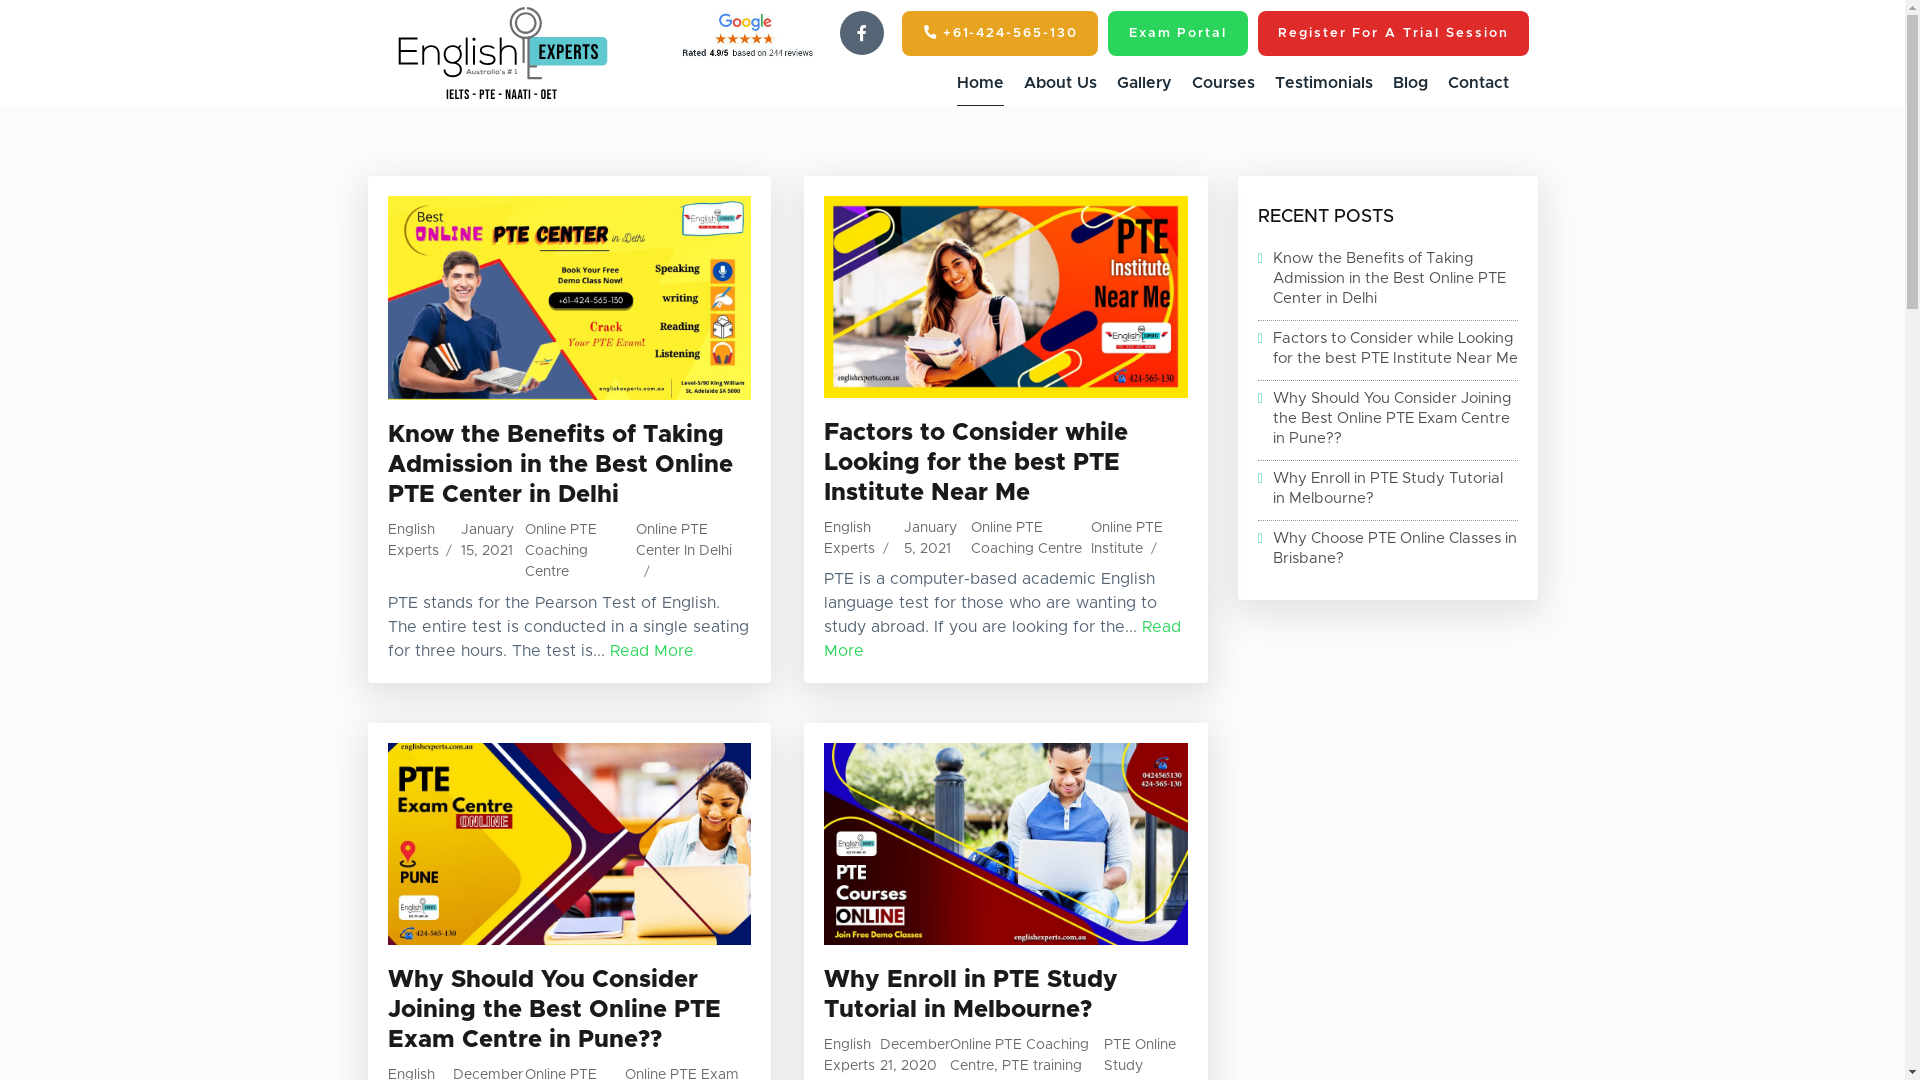 This screenshot has height=1080, width=1920. Describe the element at coordinates (902, 537) in the screenshot. I see `'January 5, 2021'` at that location.